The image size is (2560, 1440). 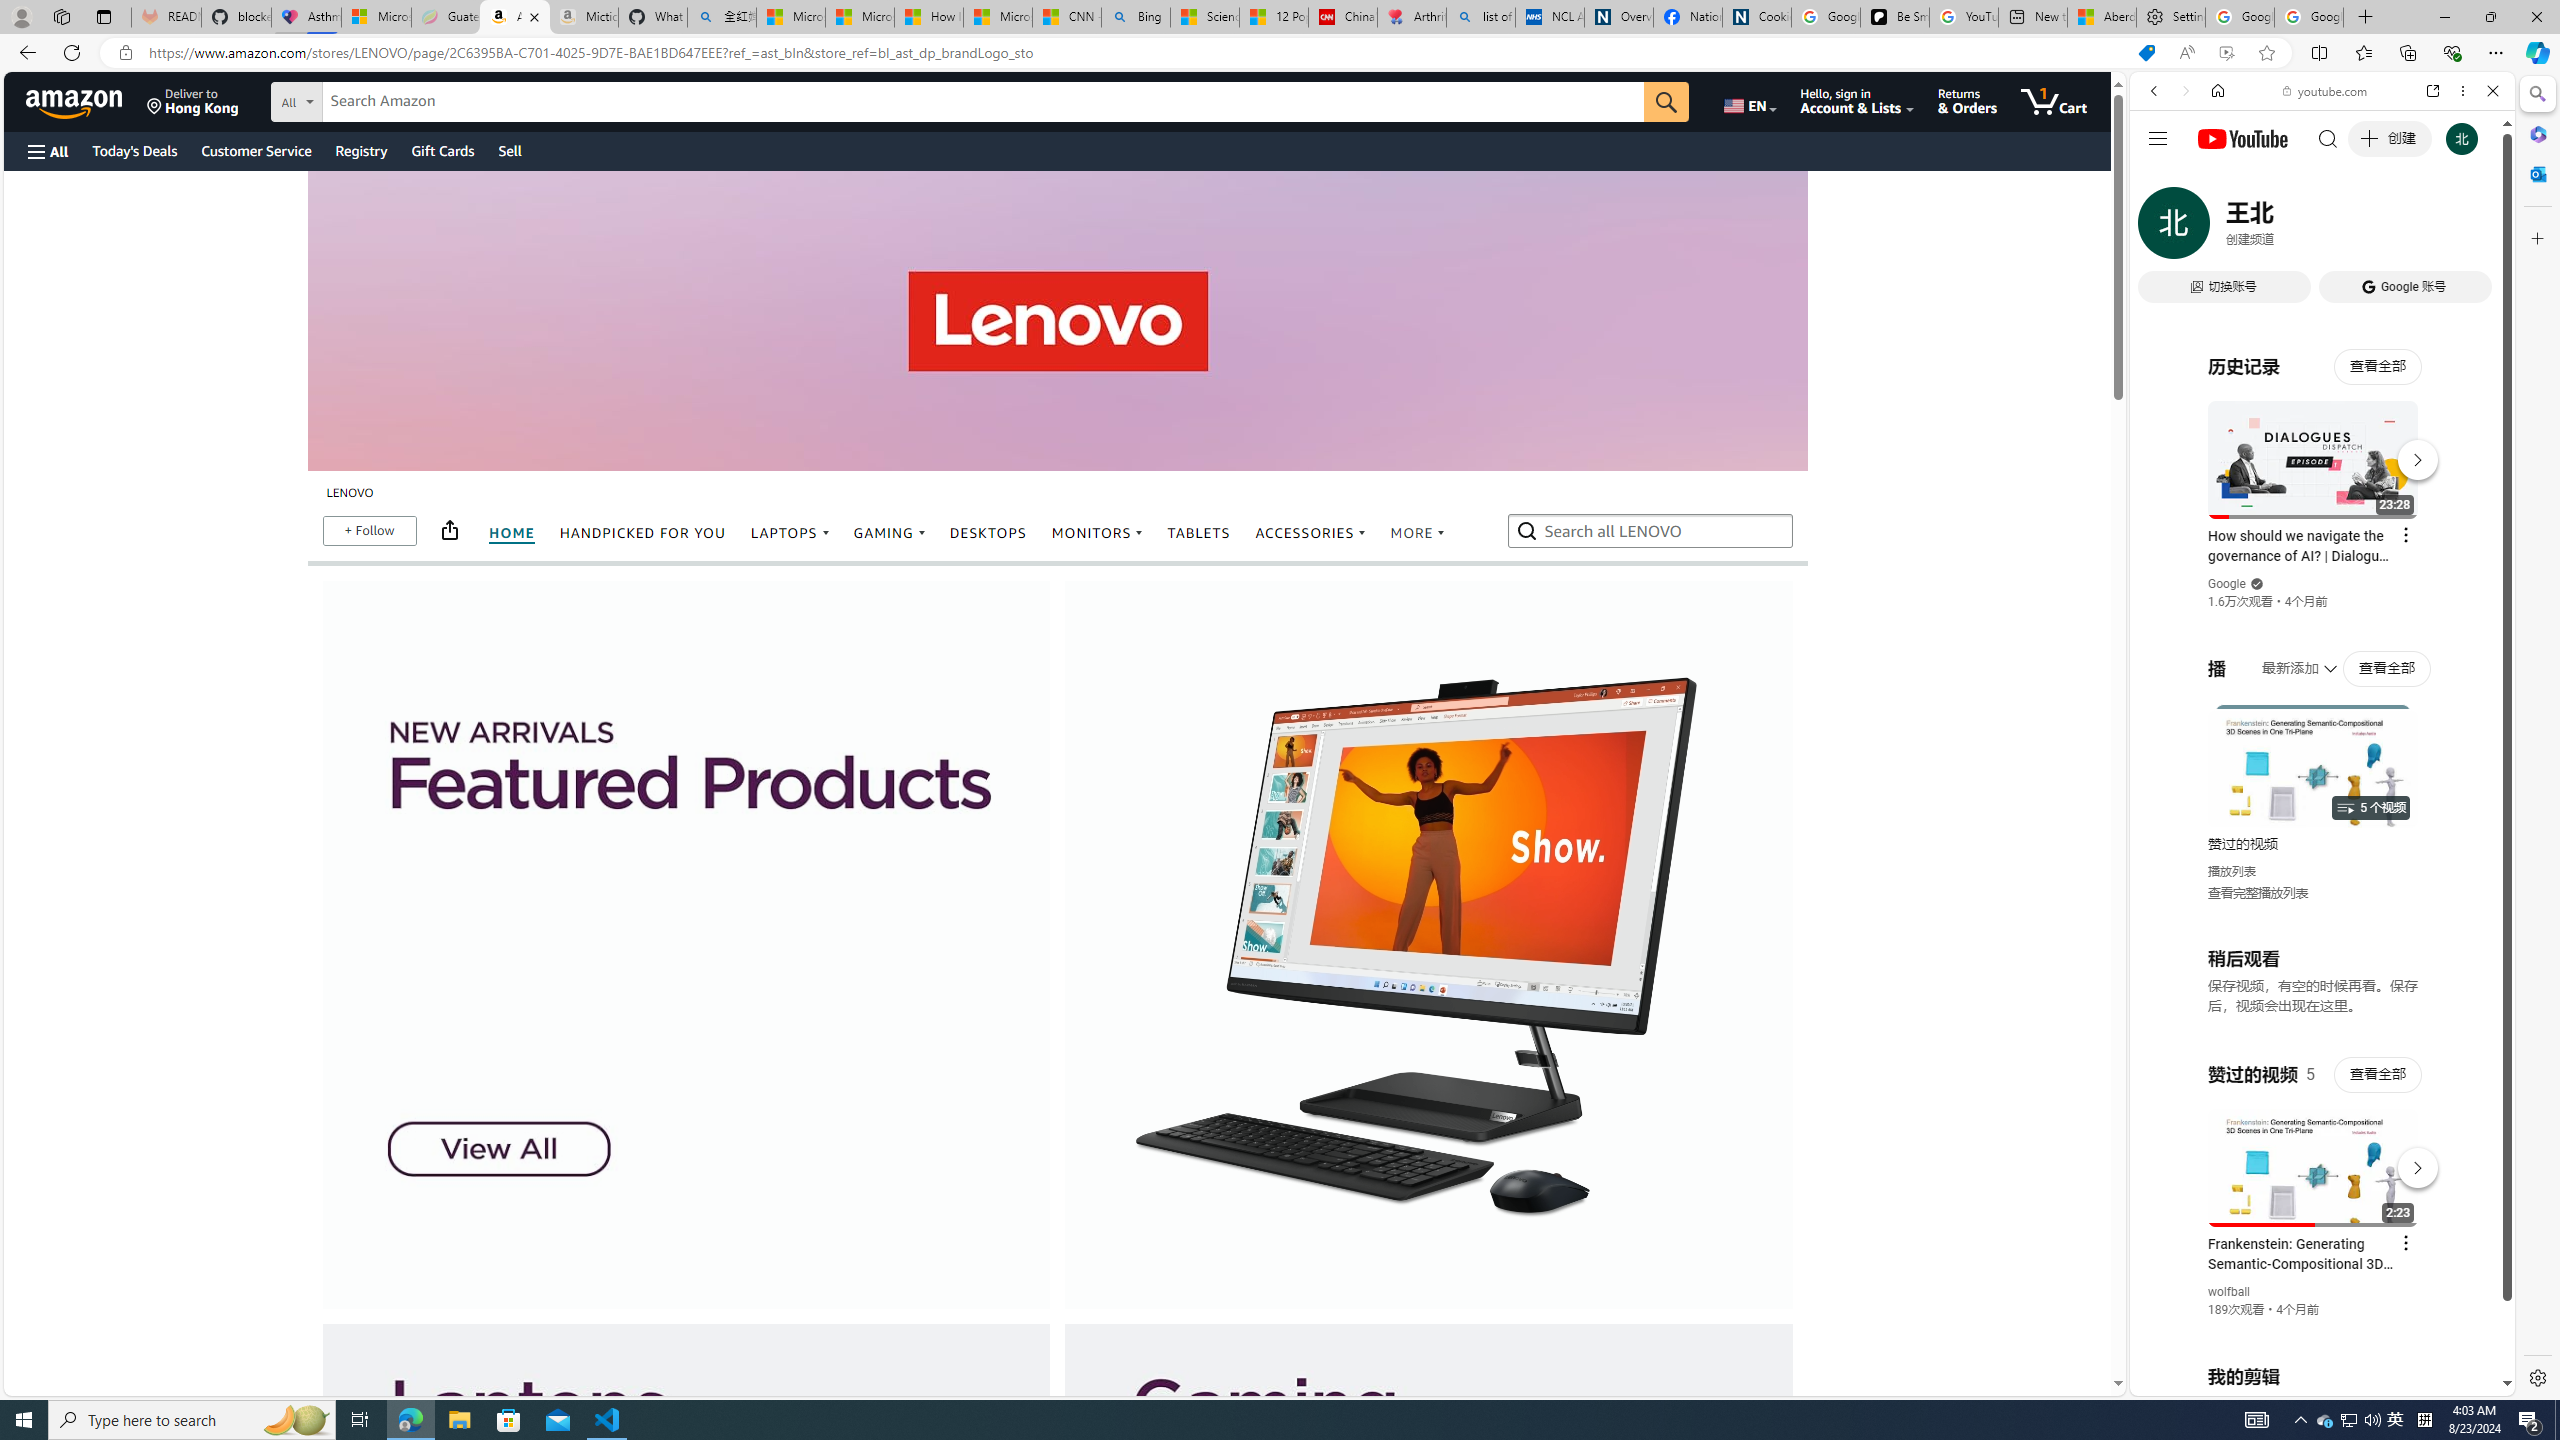 What do you see at coordinates (192, 100) in the screenshot?
I see `'Deliver to Hong Kong'` at bounding box center [192, 100].